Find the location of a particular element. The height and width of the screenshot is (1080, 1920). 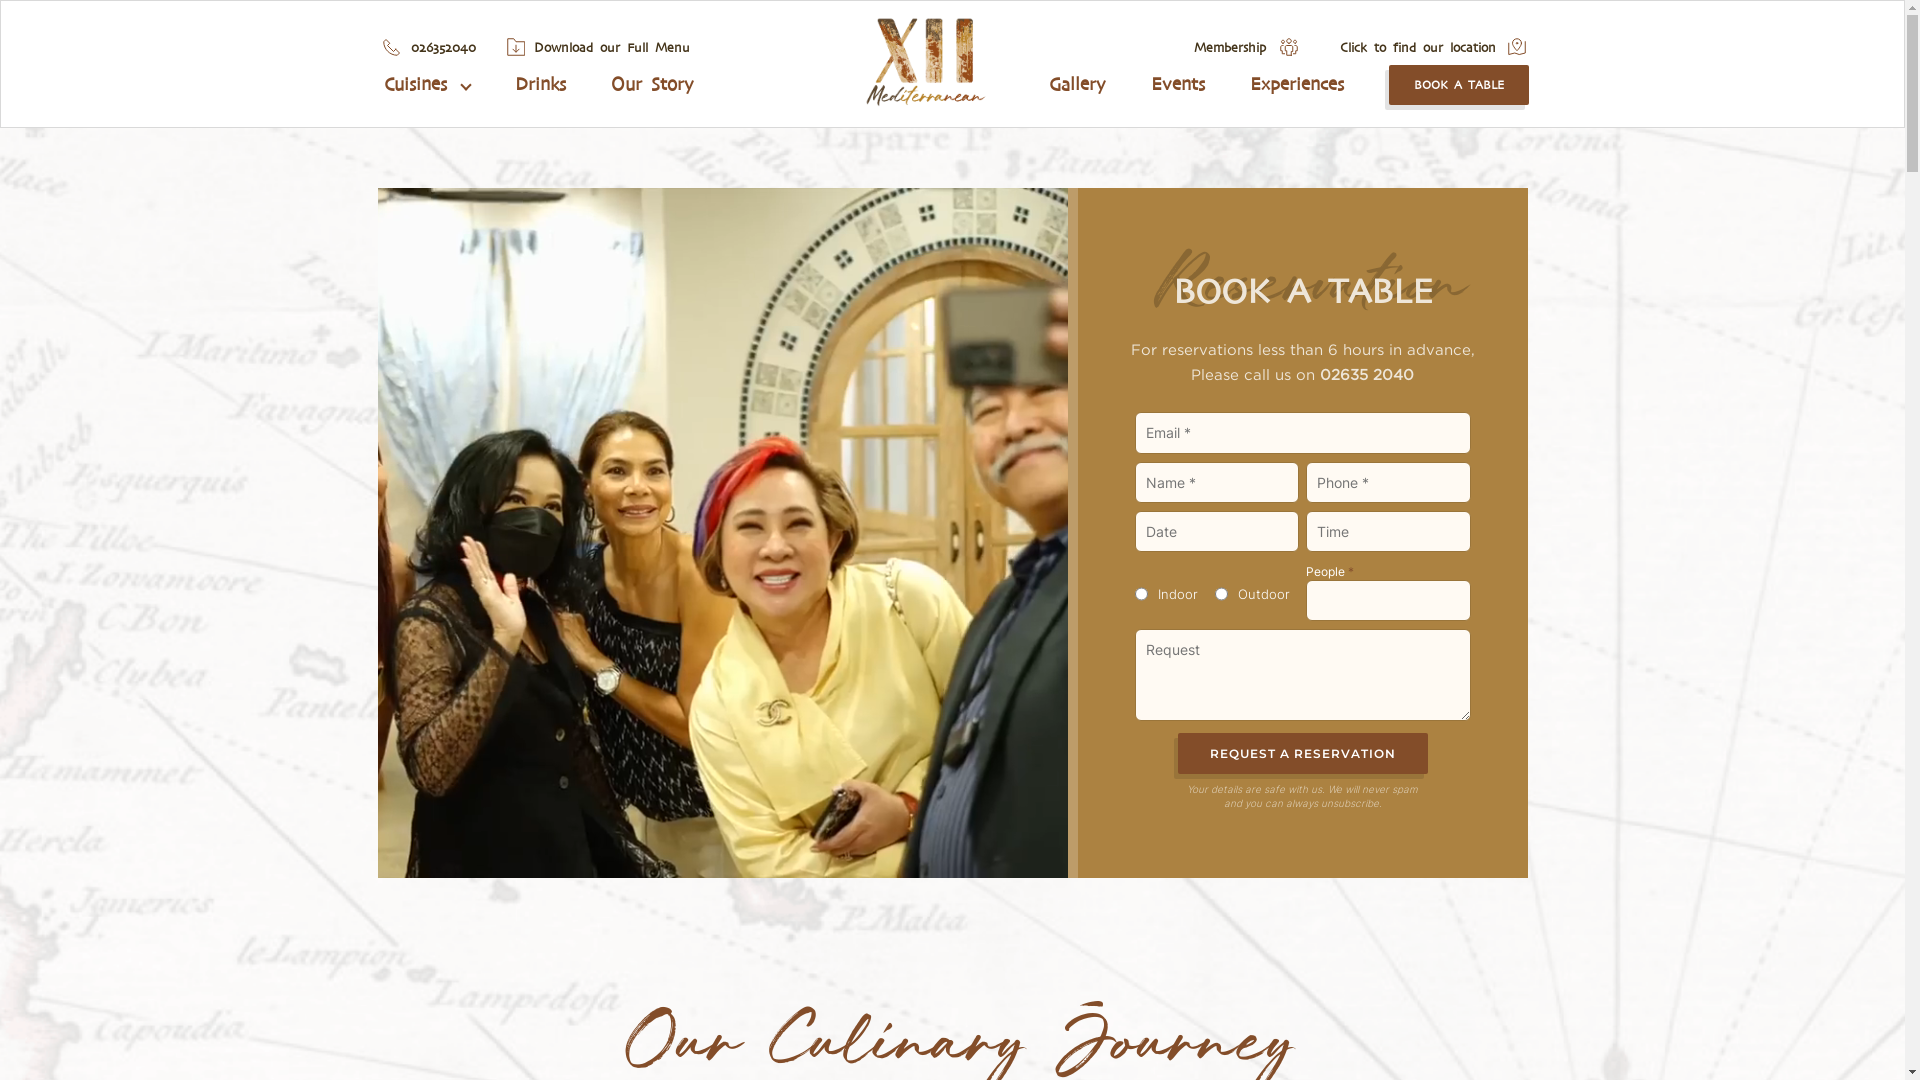

'BOOK A TABLE' is located at coordinates (1459, 83).